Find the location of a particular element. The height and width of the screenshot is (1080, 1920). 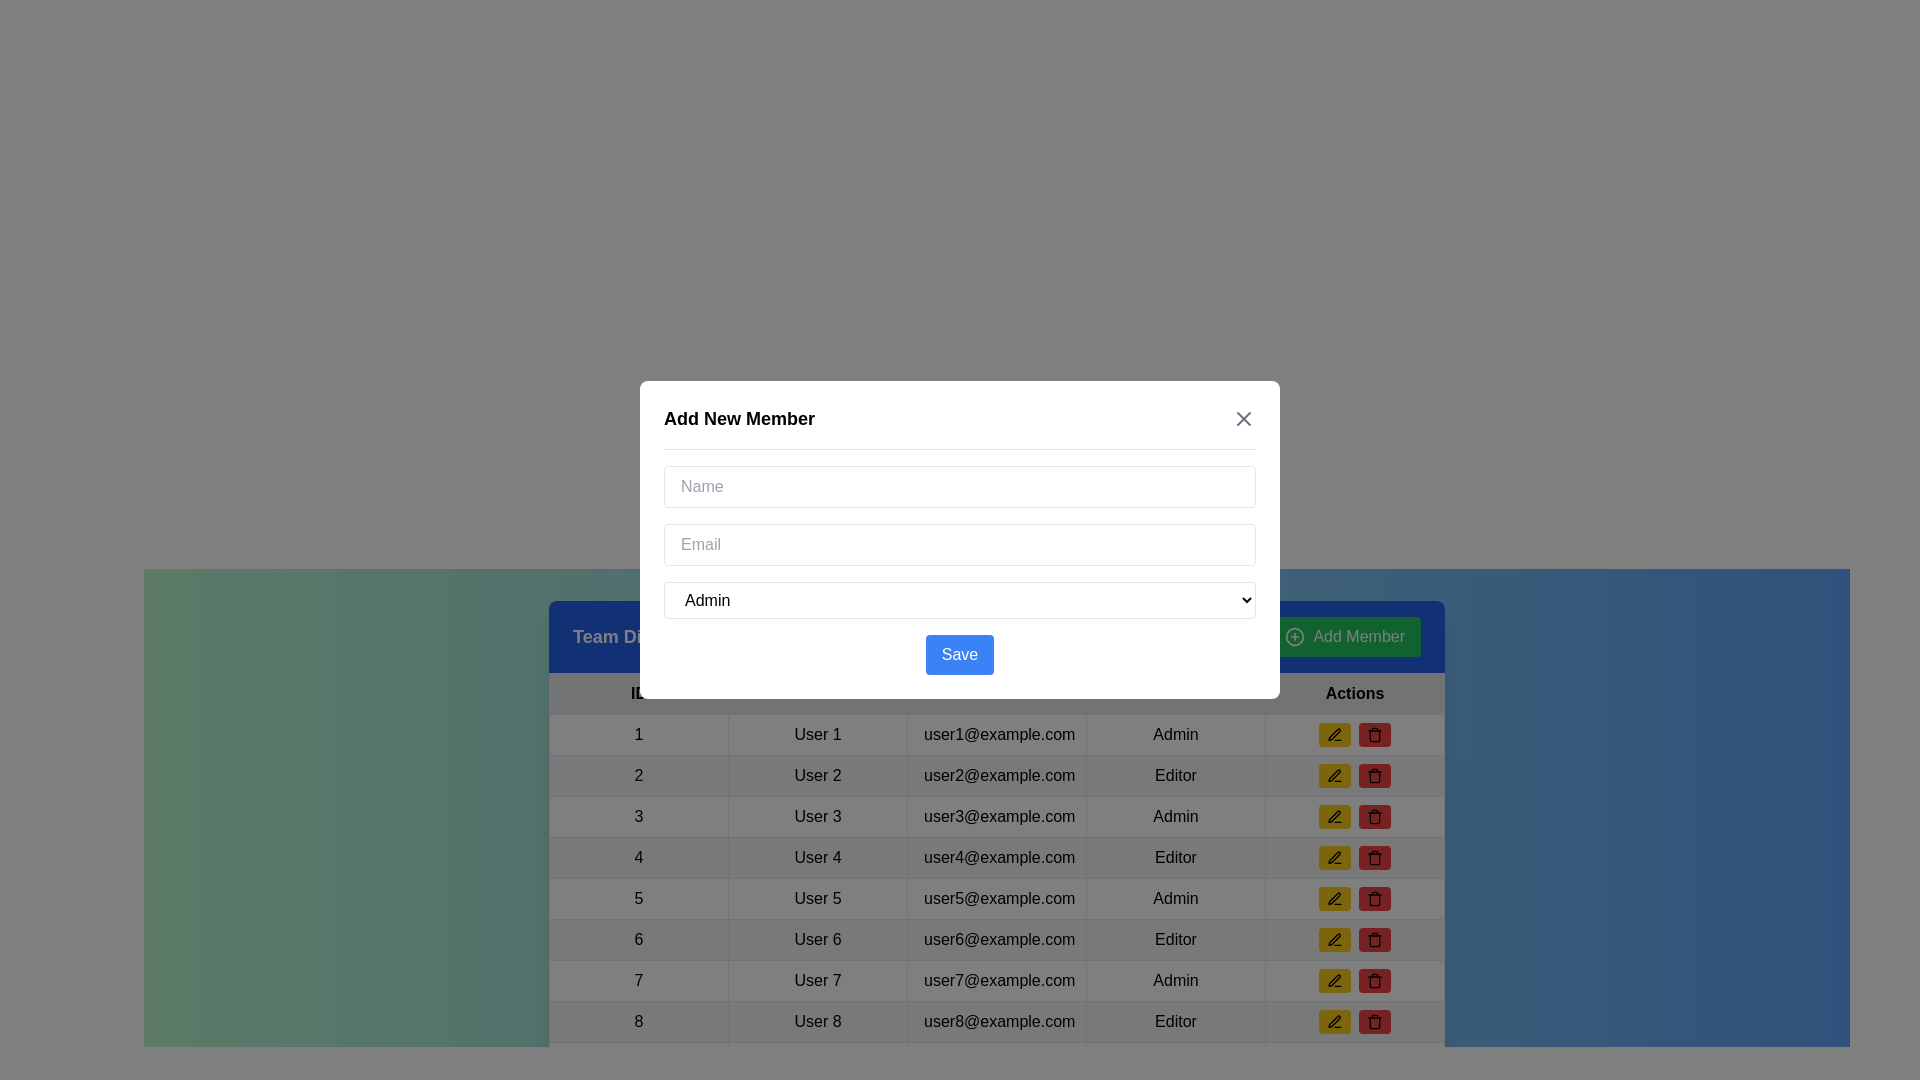

the table cell in the first column of the second row, which serves as an identifier for a specific data entry is located at coordinates (637, 774).